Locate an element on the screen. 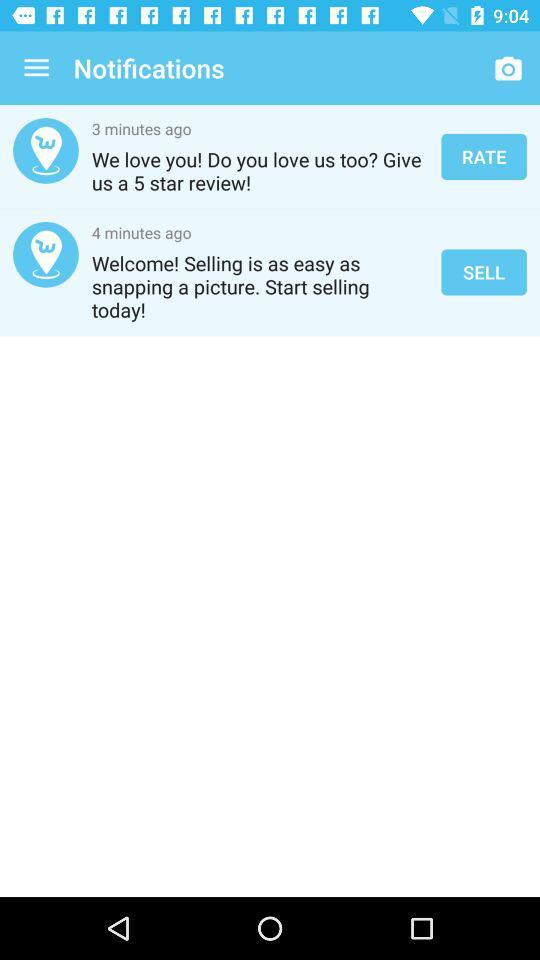 The image size is (540, 960). the icon next to notifications item is located at coordinates (36, 68).